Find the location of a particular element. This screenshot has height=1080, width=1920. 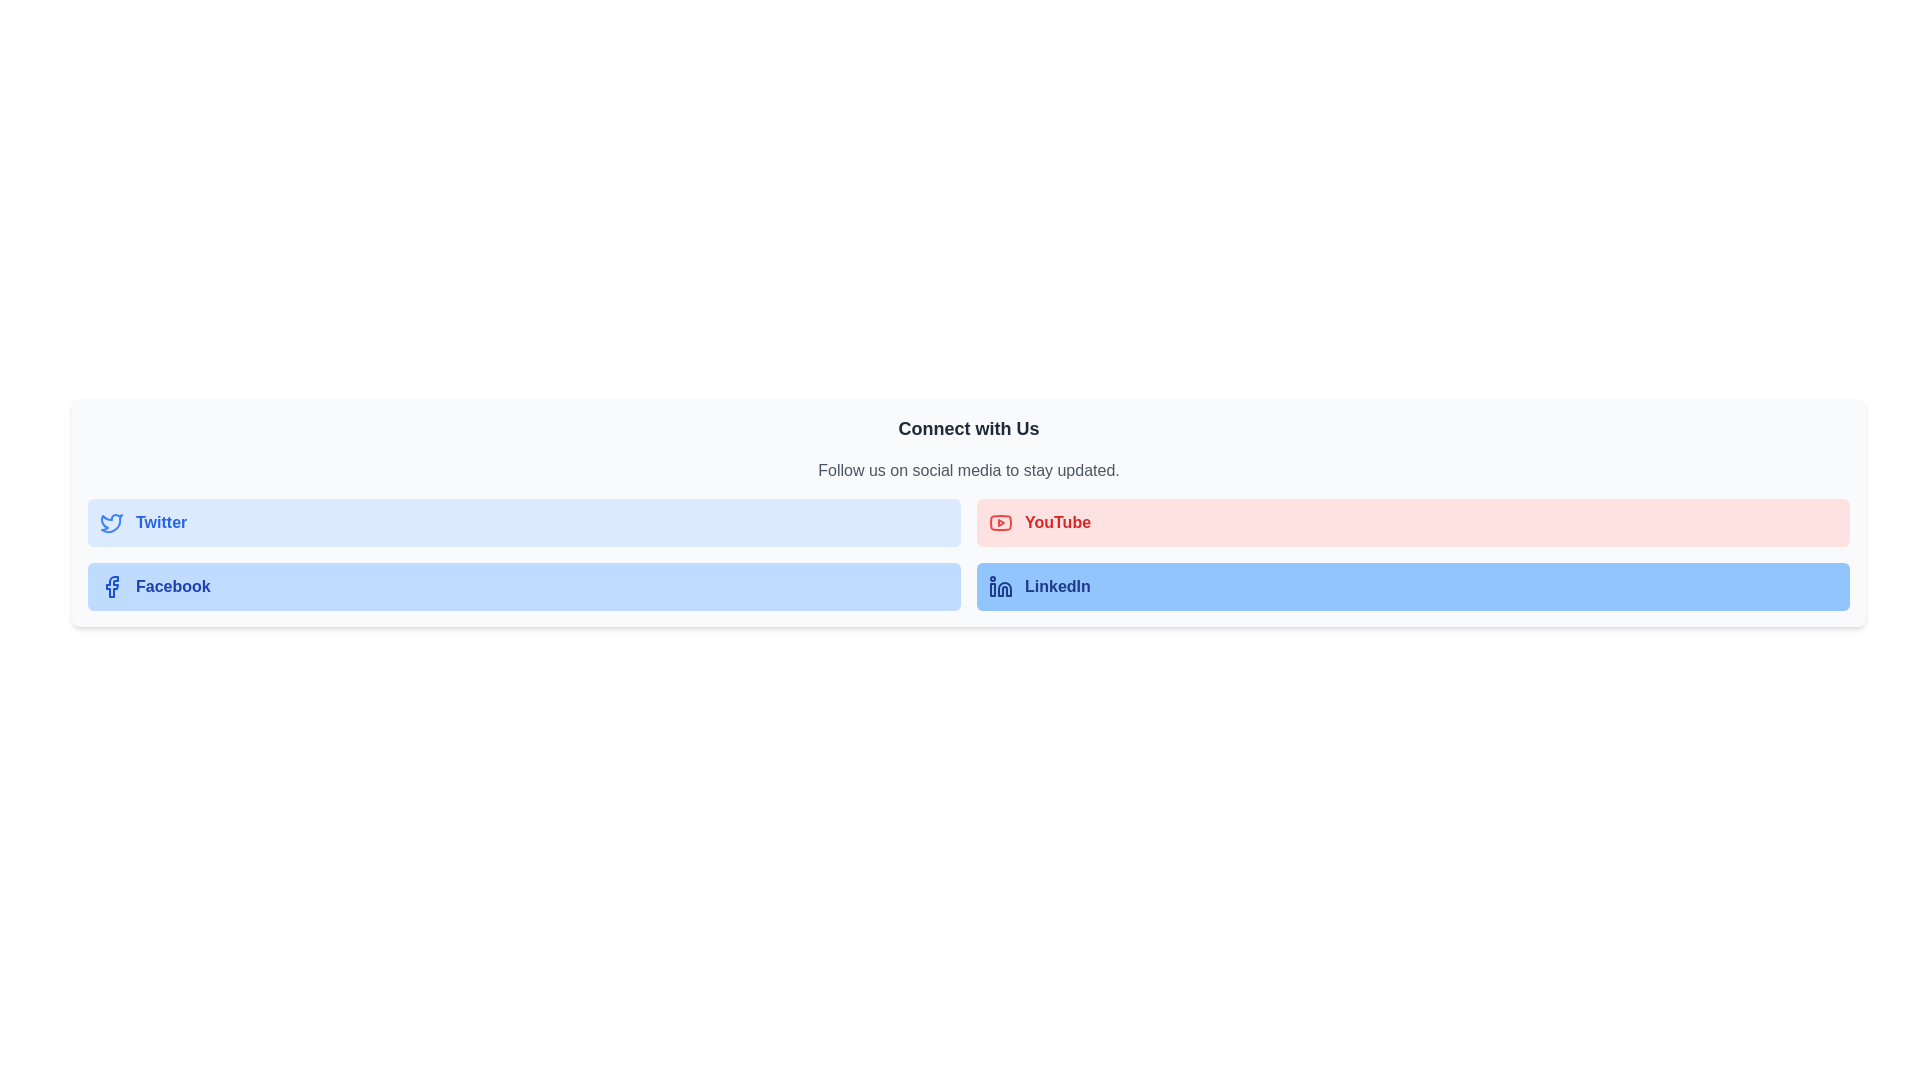

the text label that reads 'Follow us on social media to stay updated.' which is located below the 'Connect with Us' title and above the social media links is located at coordinates (969, 470).